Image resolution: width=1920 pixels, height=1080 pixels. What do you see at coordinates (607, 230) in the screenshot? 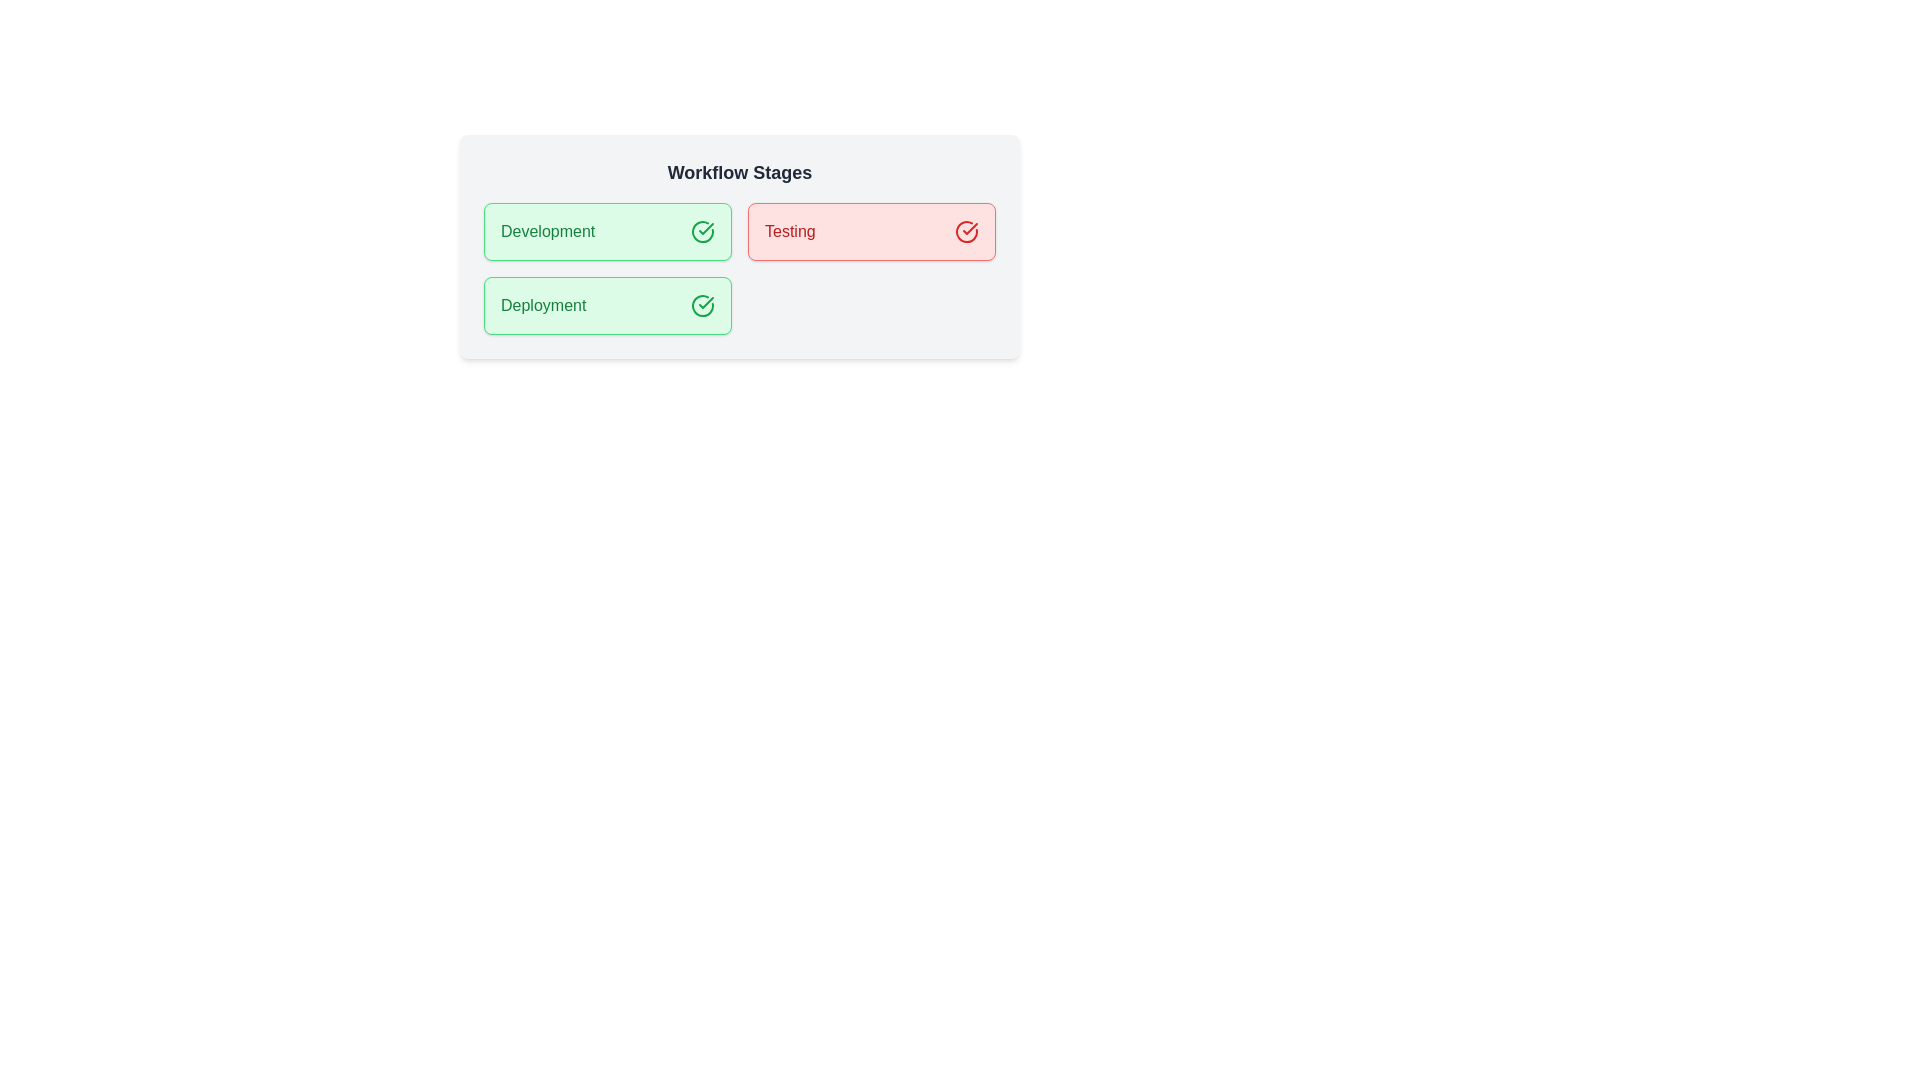
I see `the 'Development' stage card, which is the first card in the grid layout and indicates that this stage is completed or active with a green checkmark` at bounding box center [607, 230].